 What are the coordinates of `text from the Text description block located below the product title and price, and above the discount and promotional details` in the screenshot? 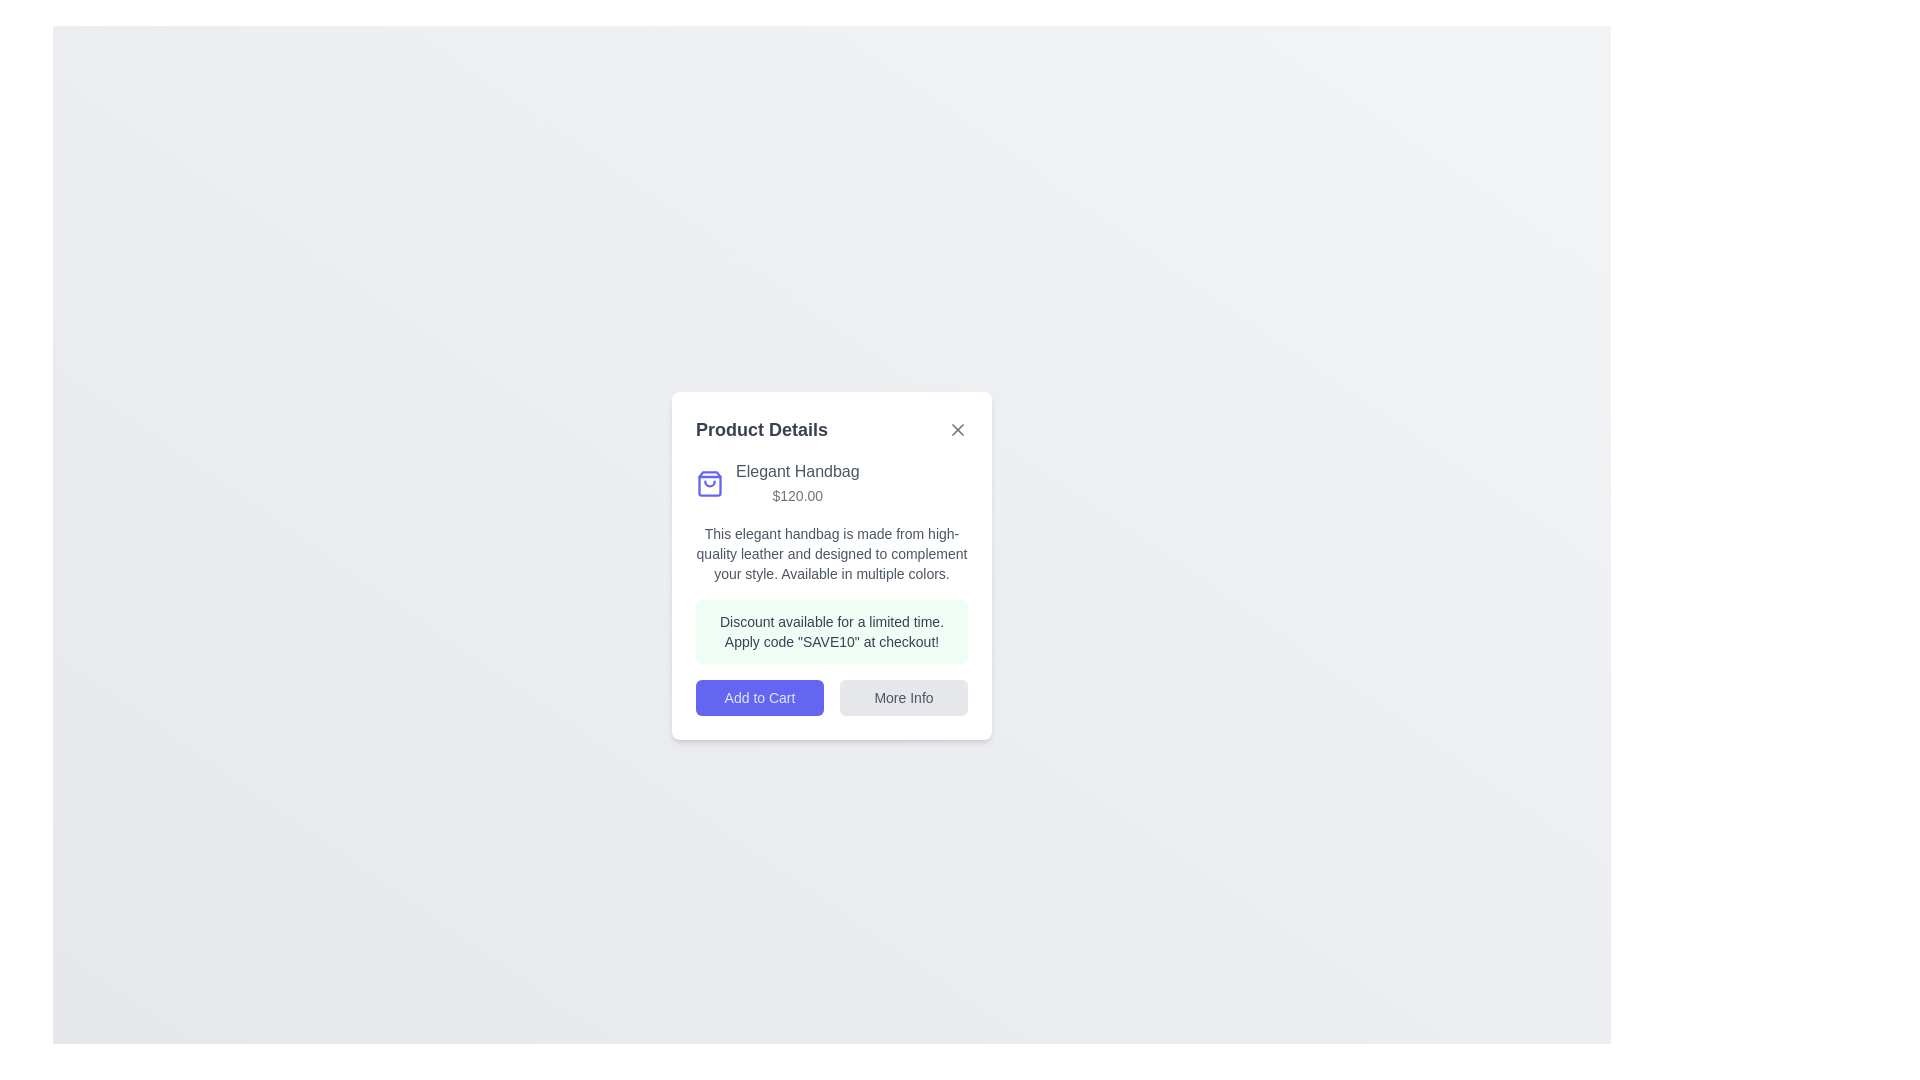 It's located at (831, 554).